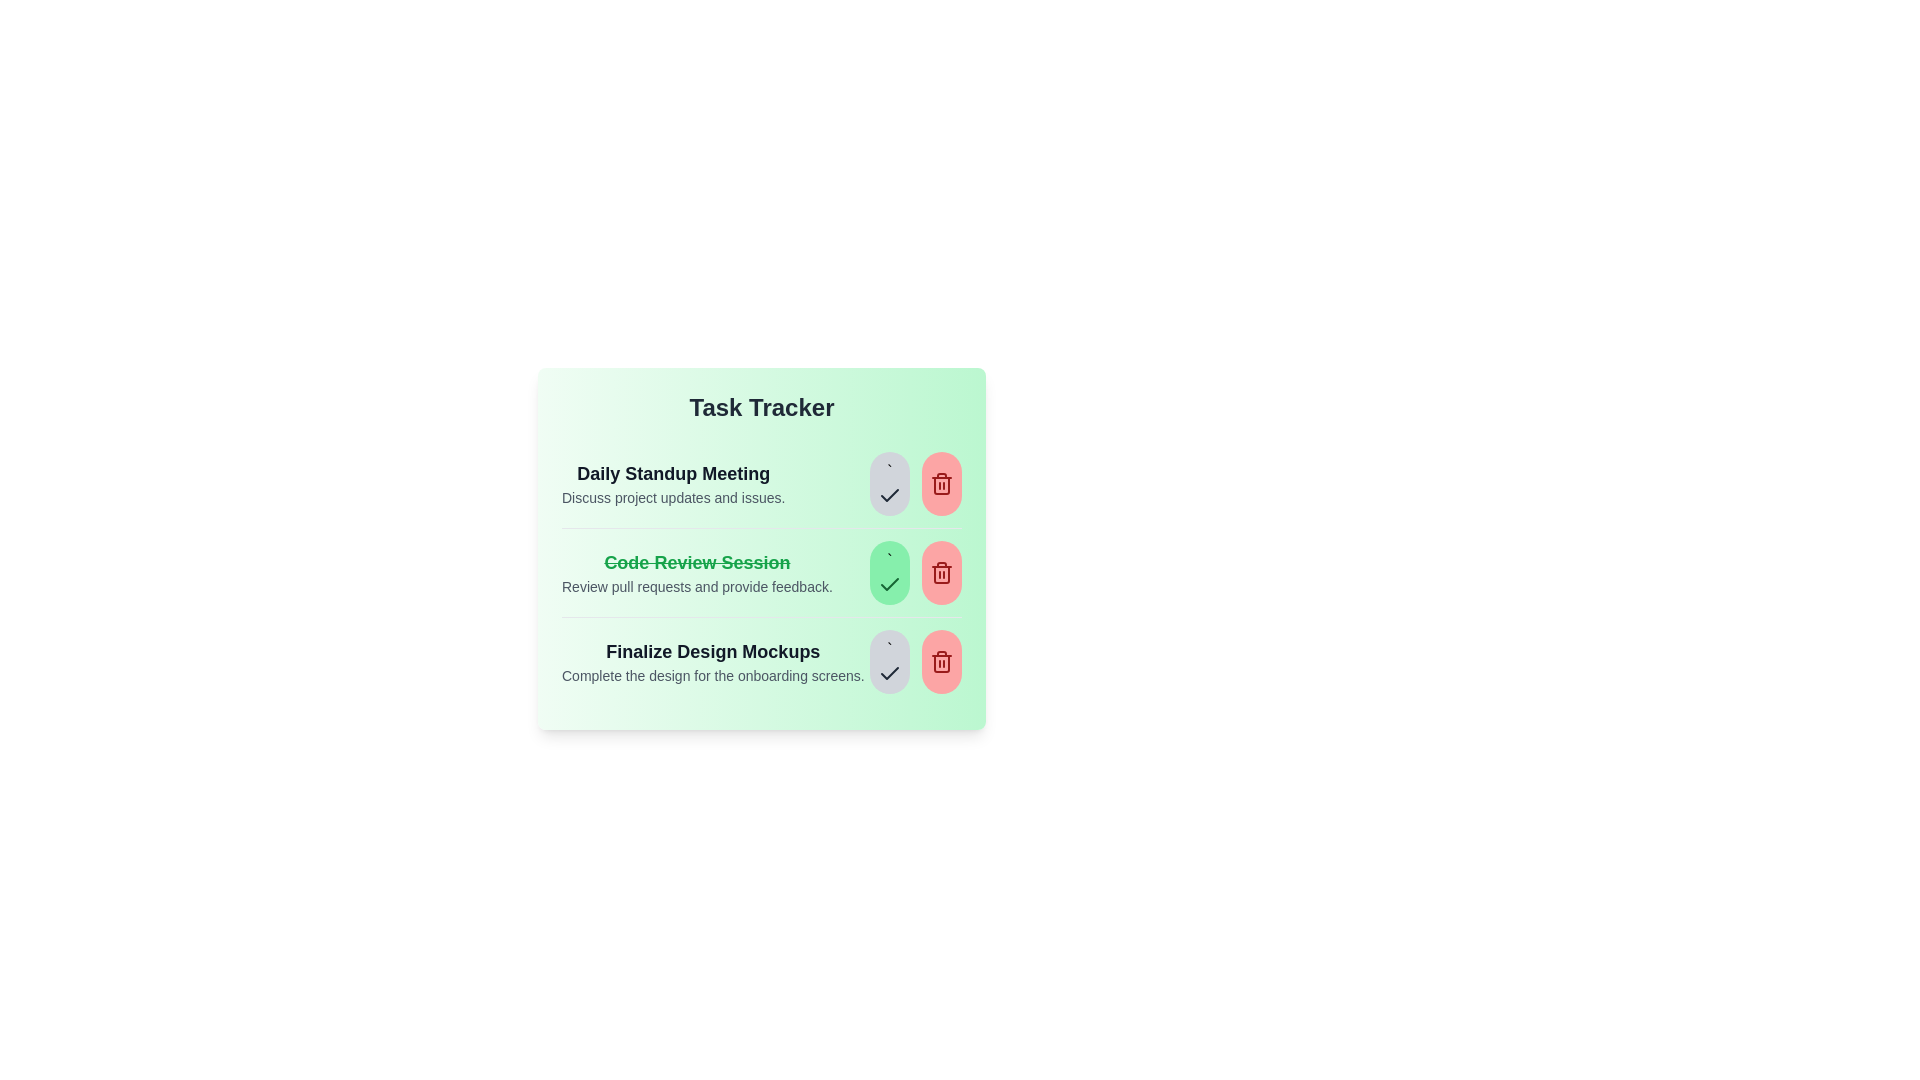  What do you see at coordinates (940, 573) in the screenshot?
I see `the delete button for the task identified by Code Review Session` at bounding box center [940, 573].